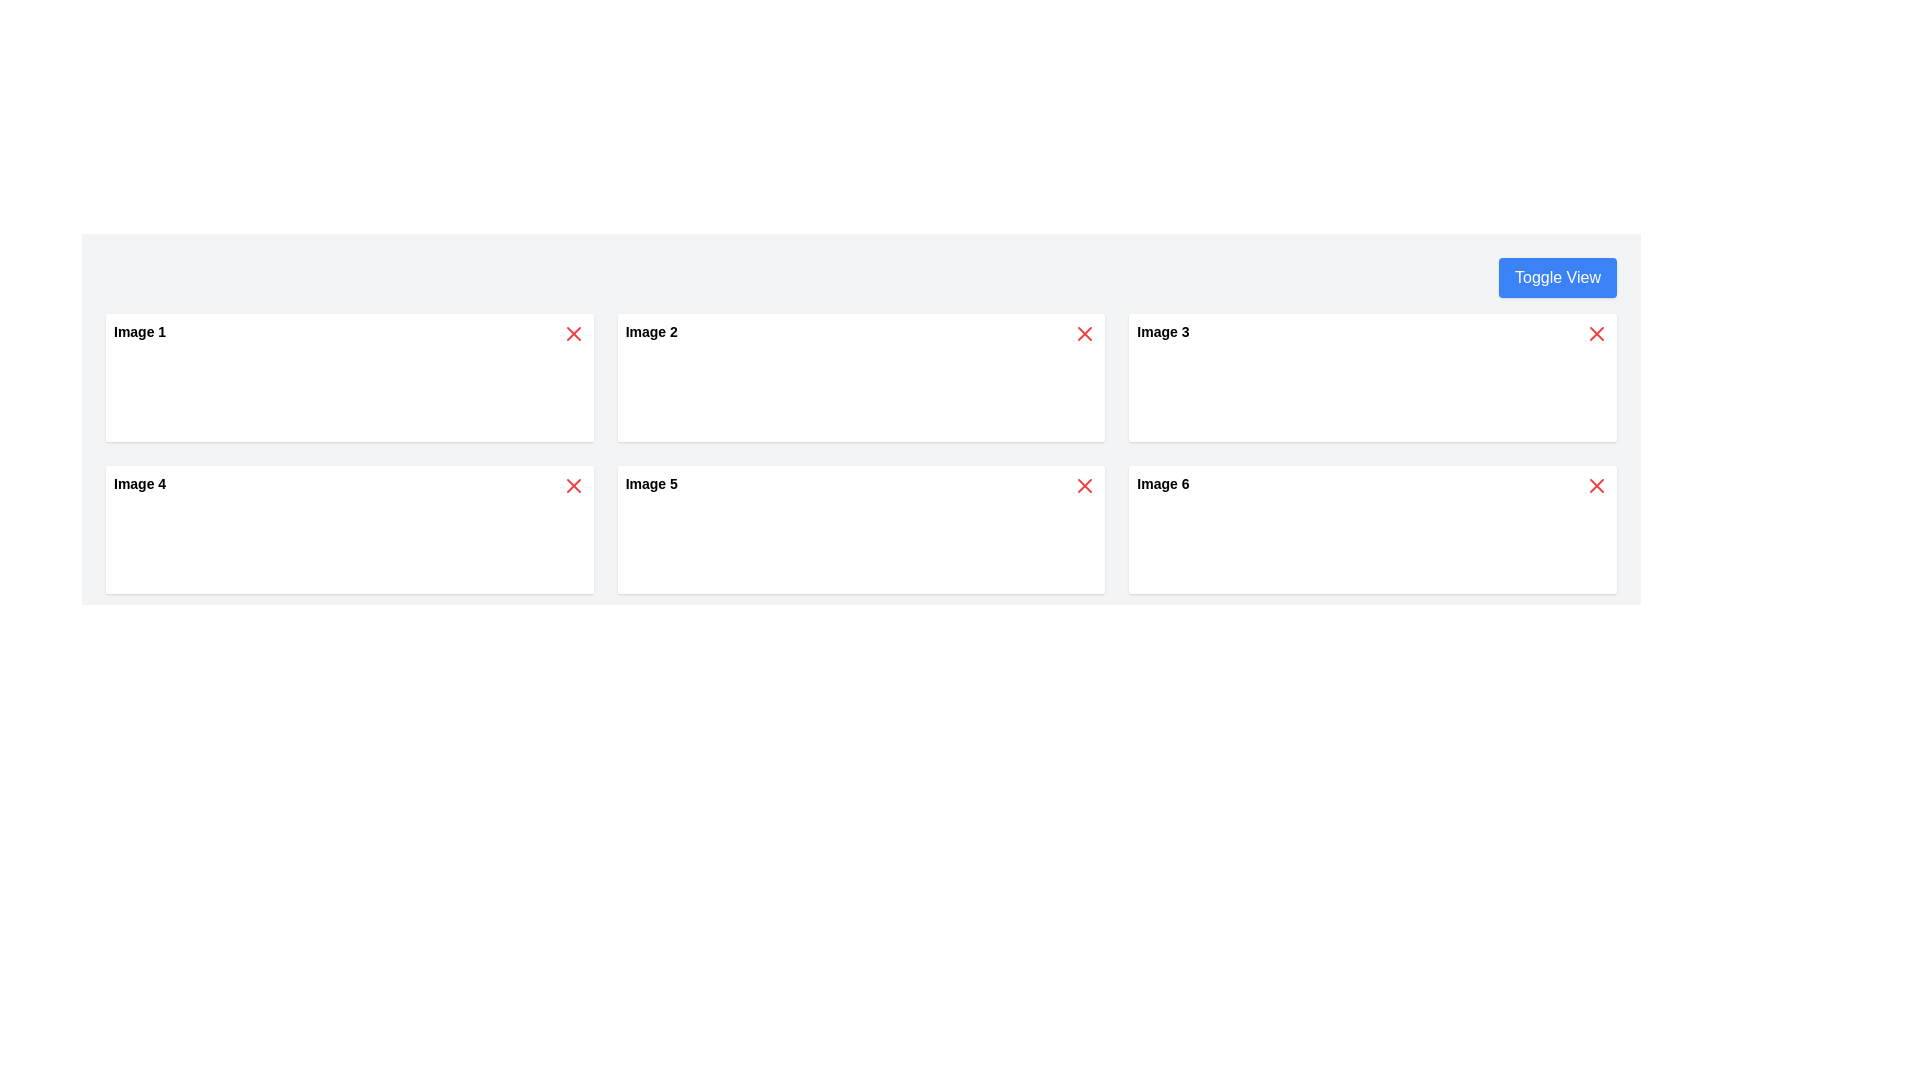  I want to click on the third card in the grid layout labeled as 'Image 3', so click(1372, 378).